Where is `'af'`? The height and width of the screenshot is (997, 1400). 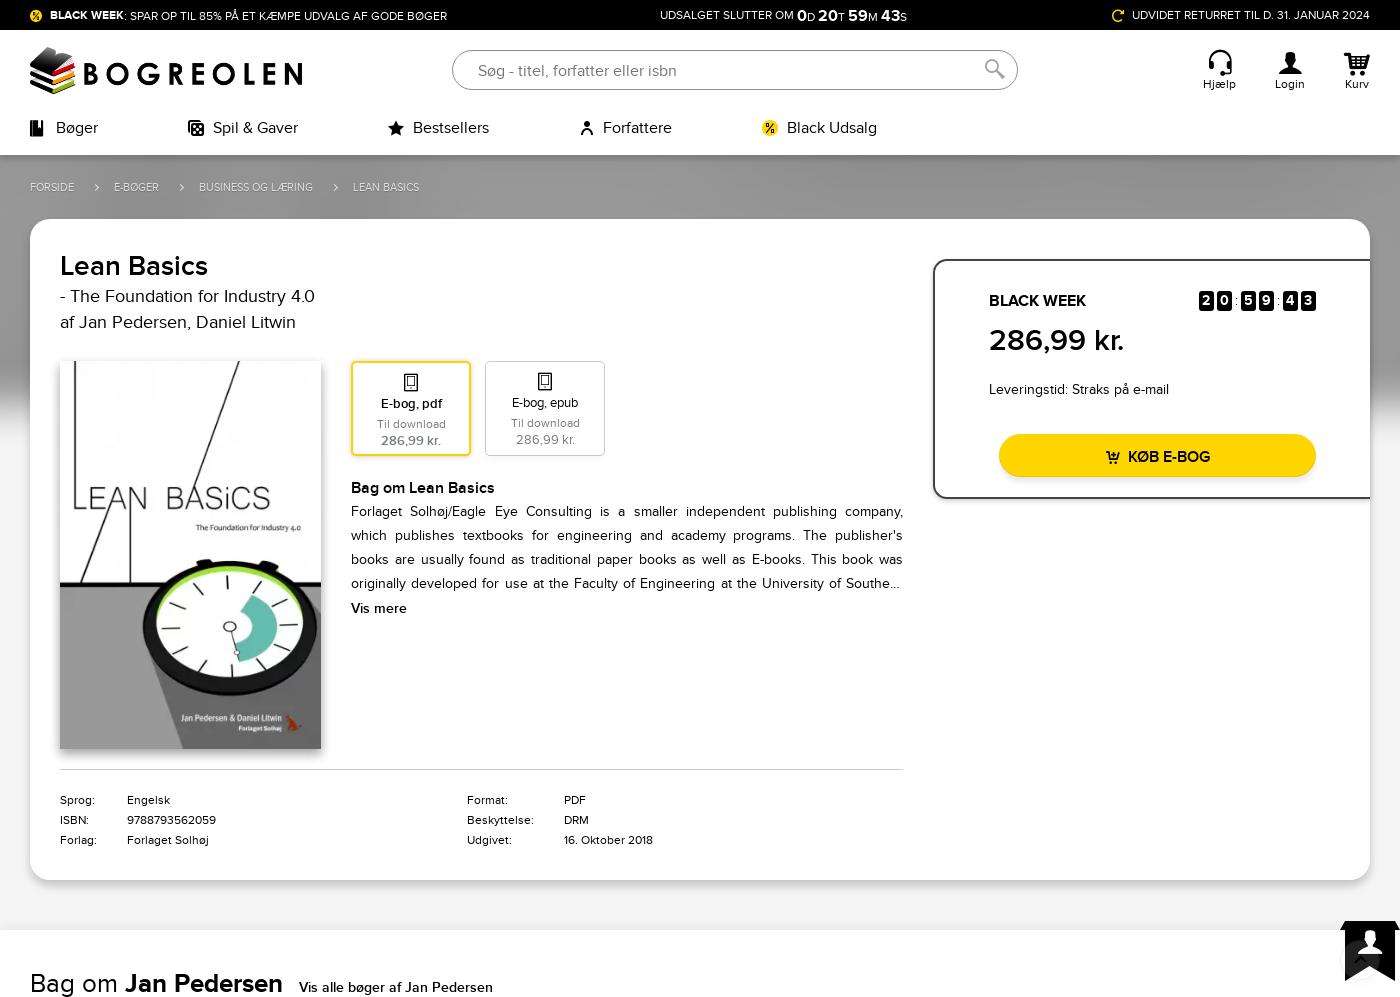
'af' is located at coordinates (60, 320).